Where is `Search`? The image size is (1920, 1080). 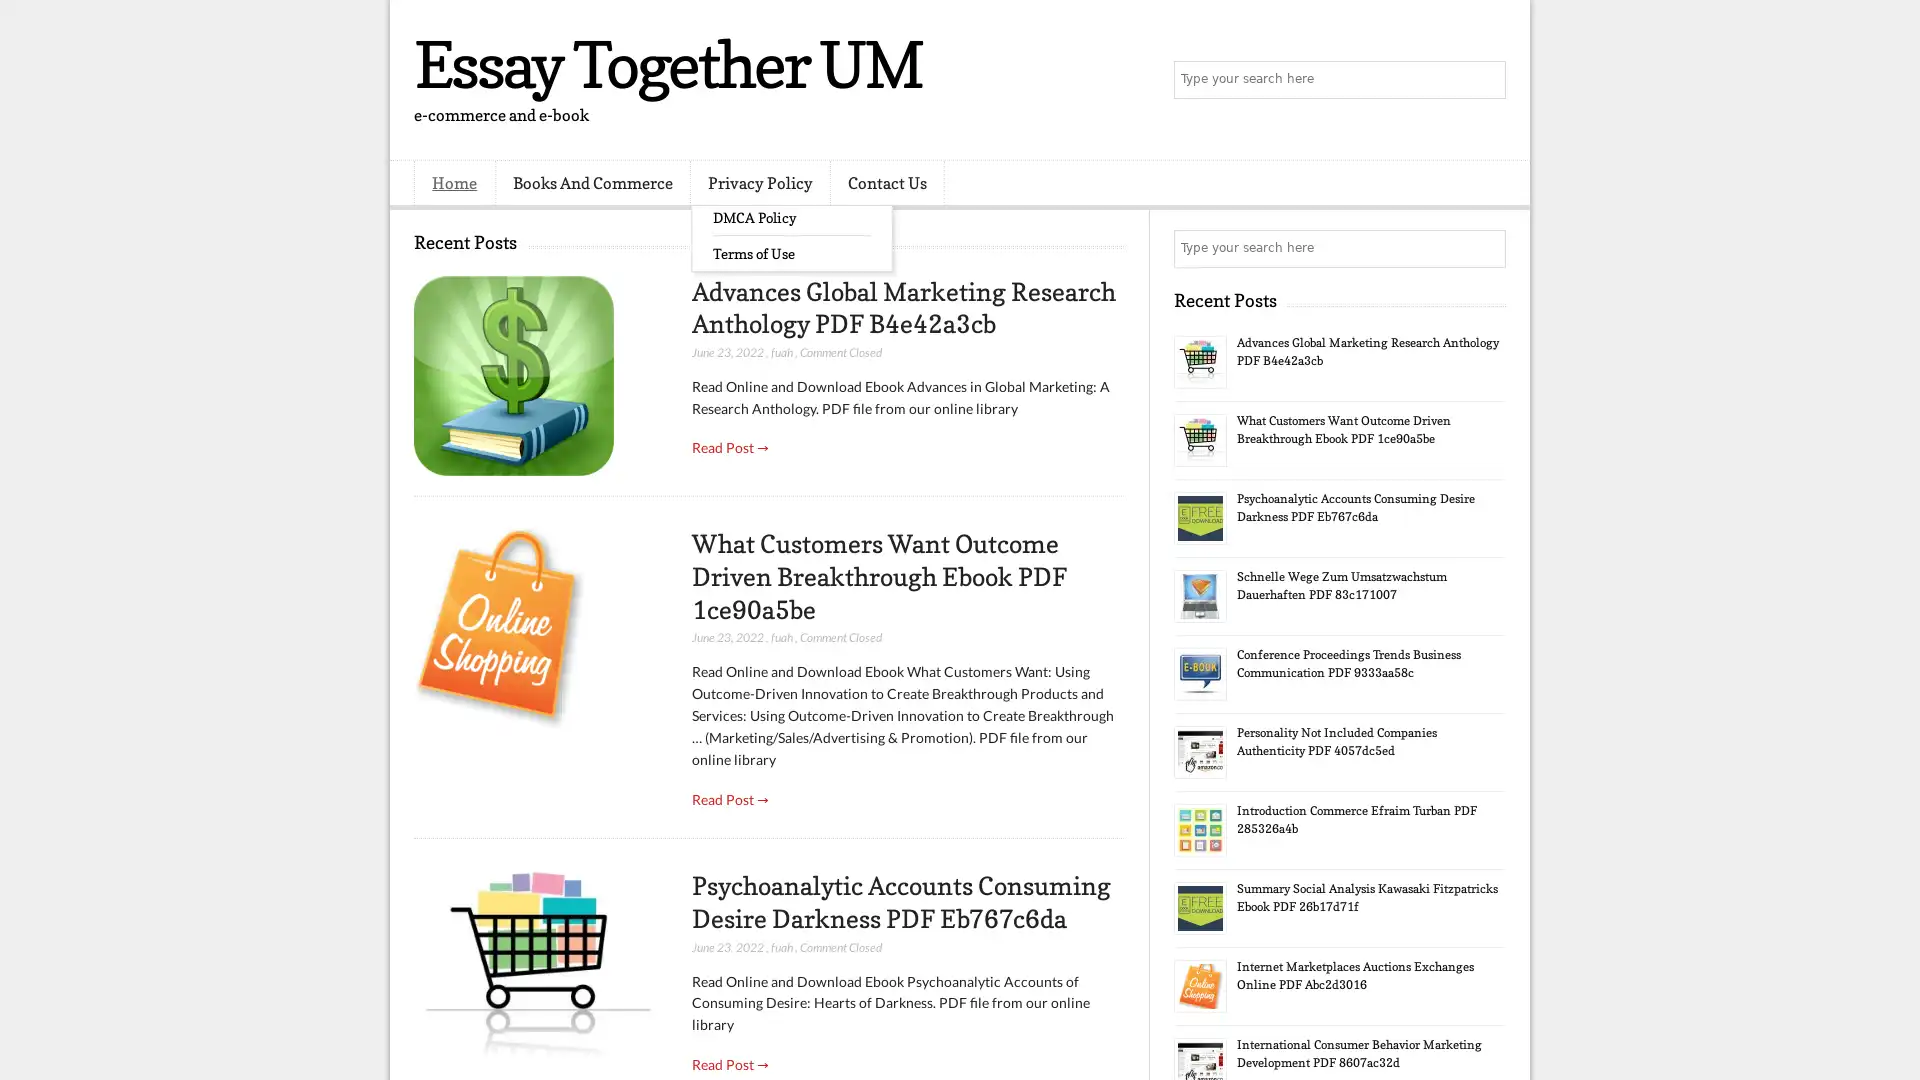
Search is located at coordinates (1485, 248).